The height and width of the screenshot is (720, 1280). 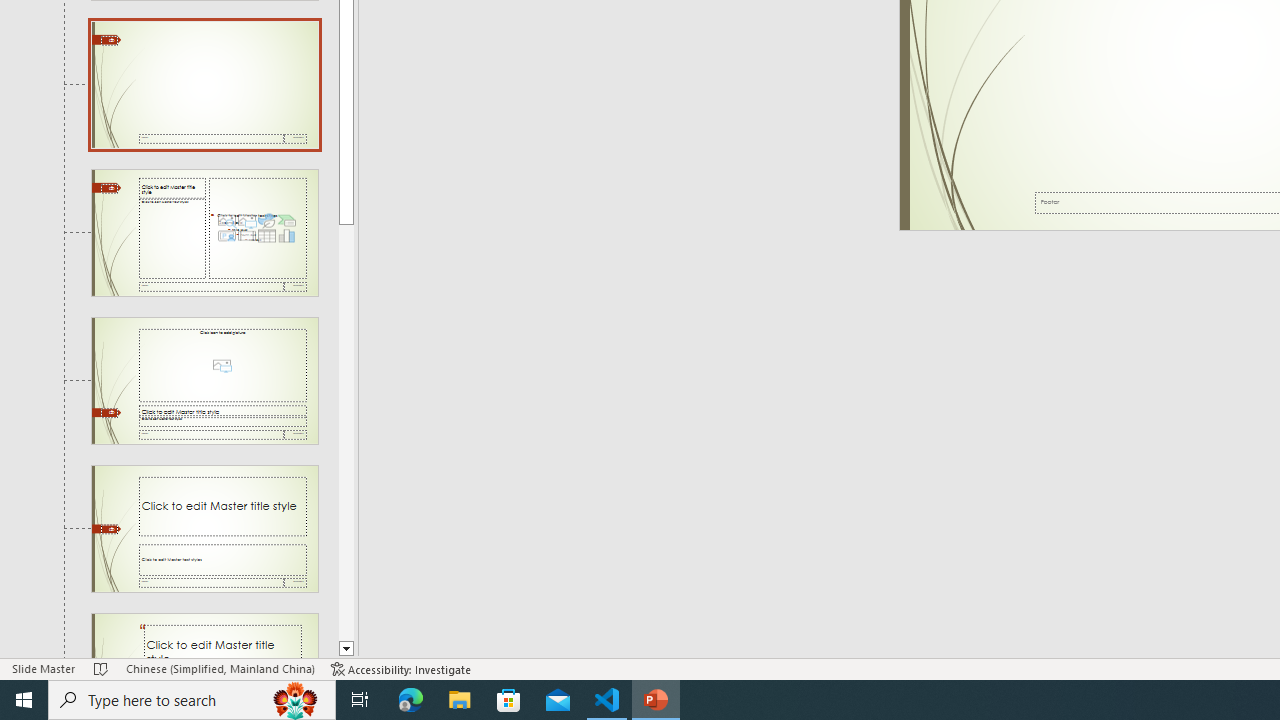 What do you see at coordinates (204, 231) in the screenshot?
I see `'Slide Content with Caption Layout: used by no slides'` at bounding box center [204, 231].